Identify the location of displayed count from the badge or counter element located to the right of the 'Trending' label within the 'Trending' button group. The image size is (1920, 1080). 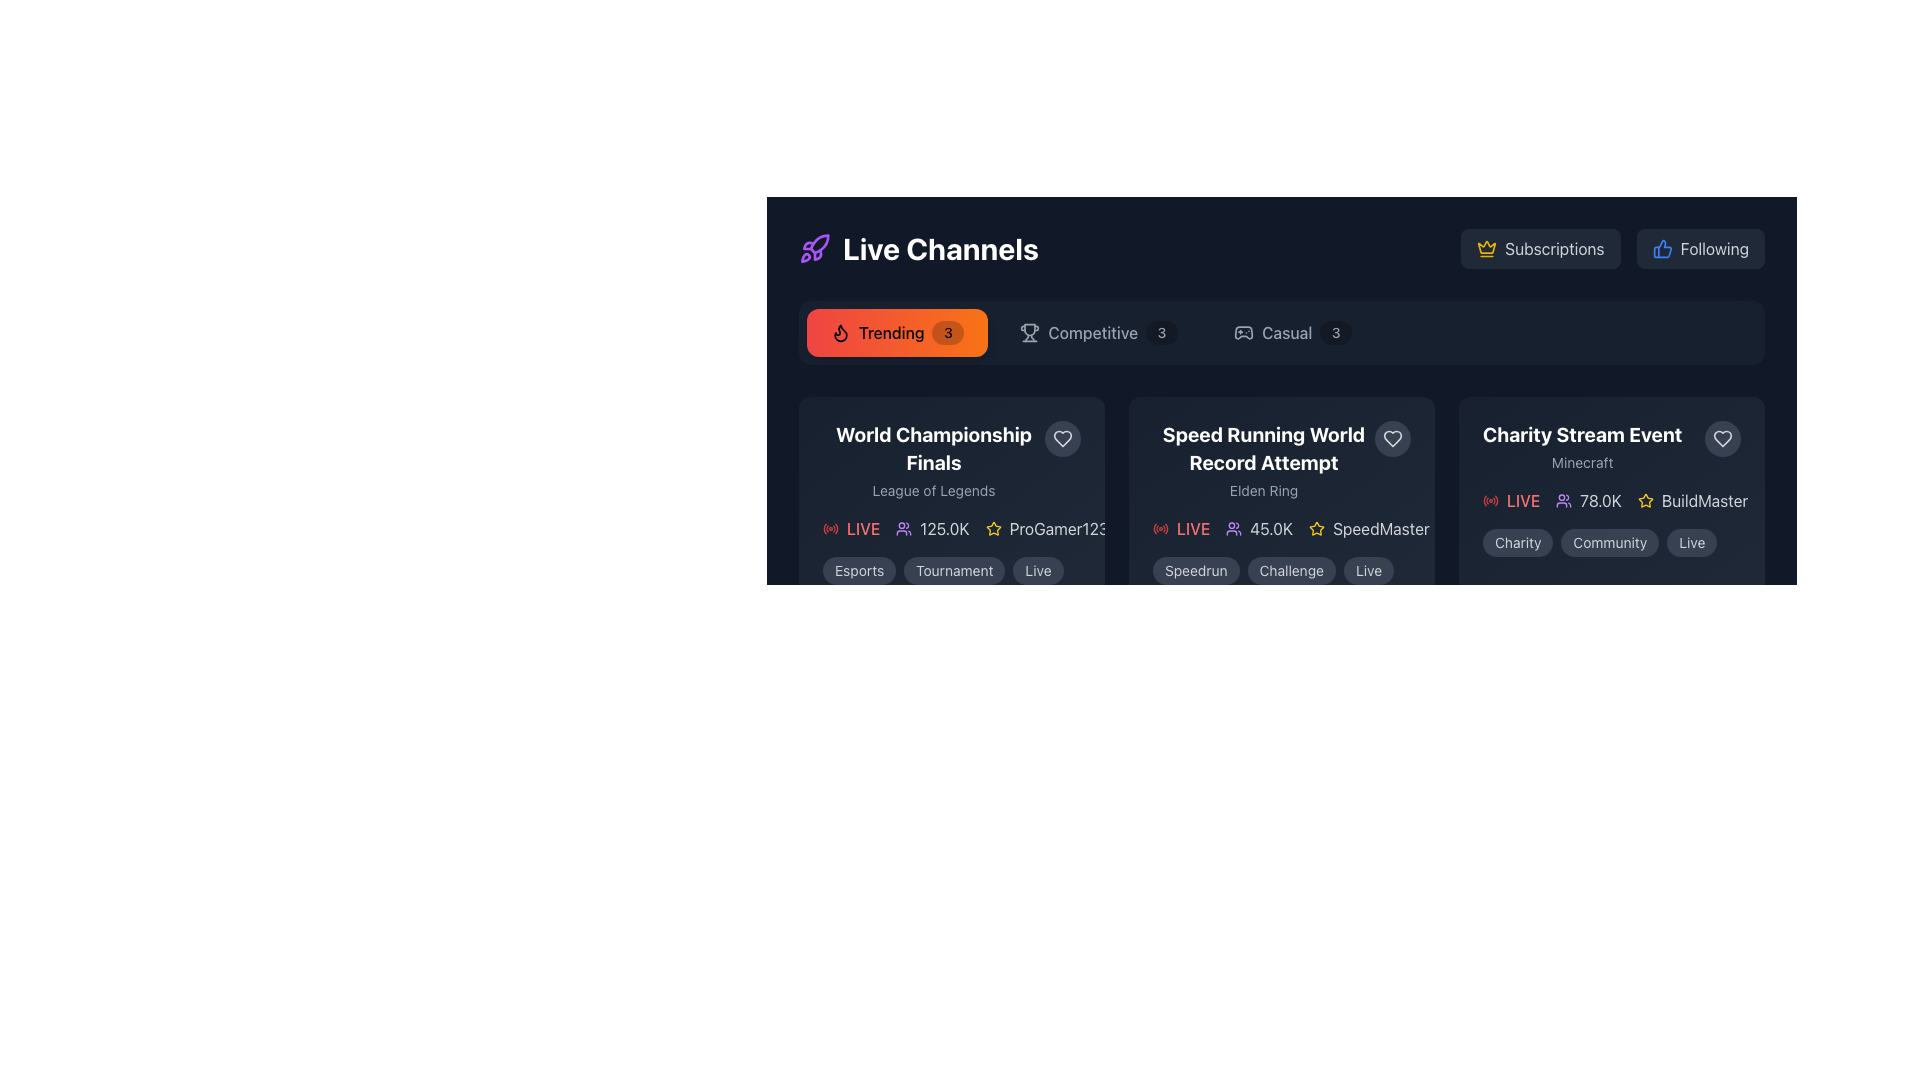
(947, 331).